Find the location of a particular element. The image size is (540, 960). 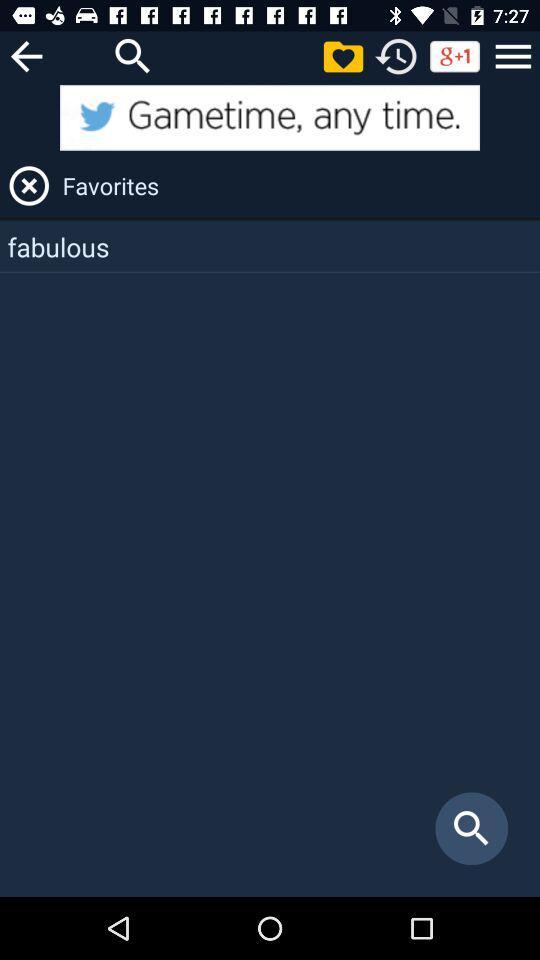

the app above favorites item is located at coordinates (270, 117).